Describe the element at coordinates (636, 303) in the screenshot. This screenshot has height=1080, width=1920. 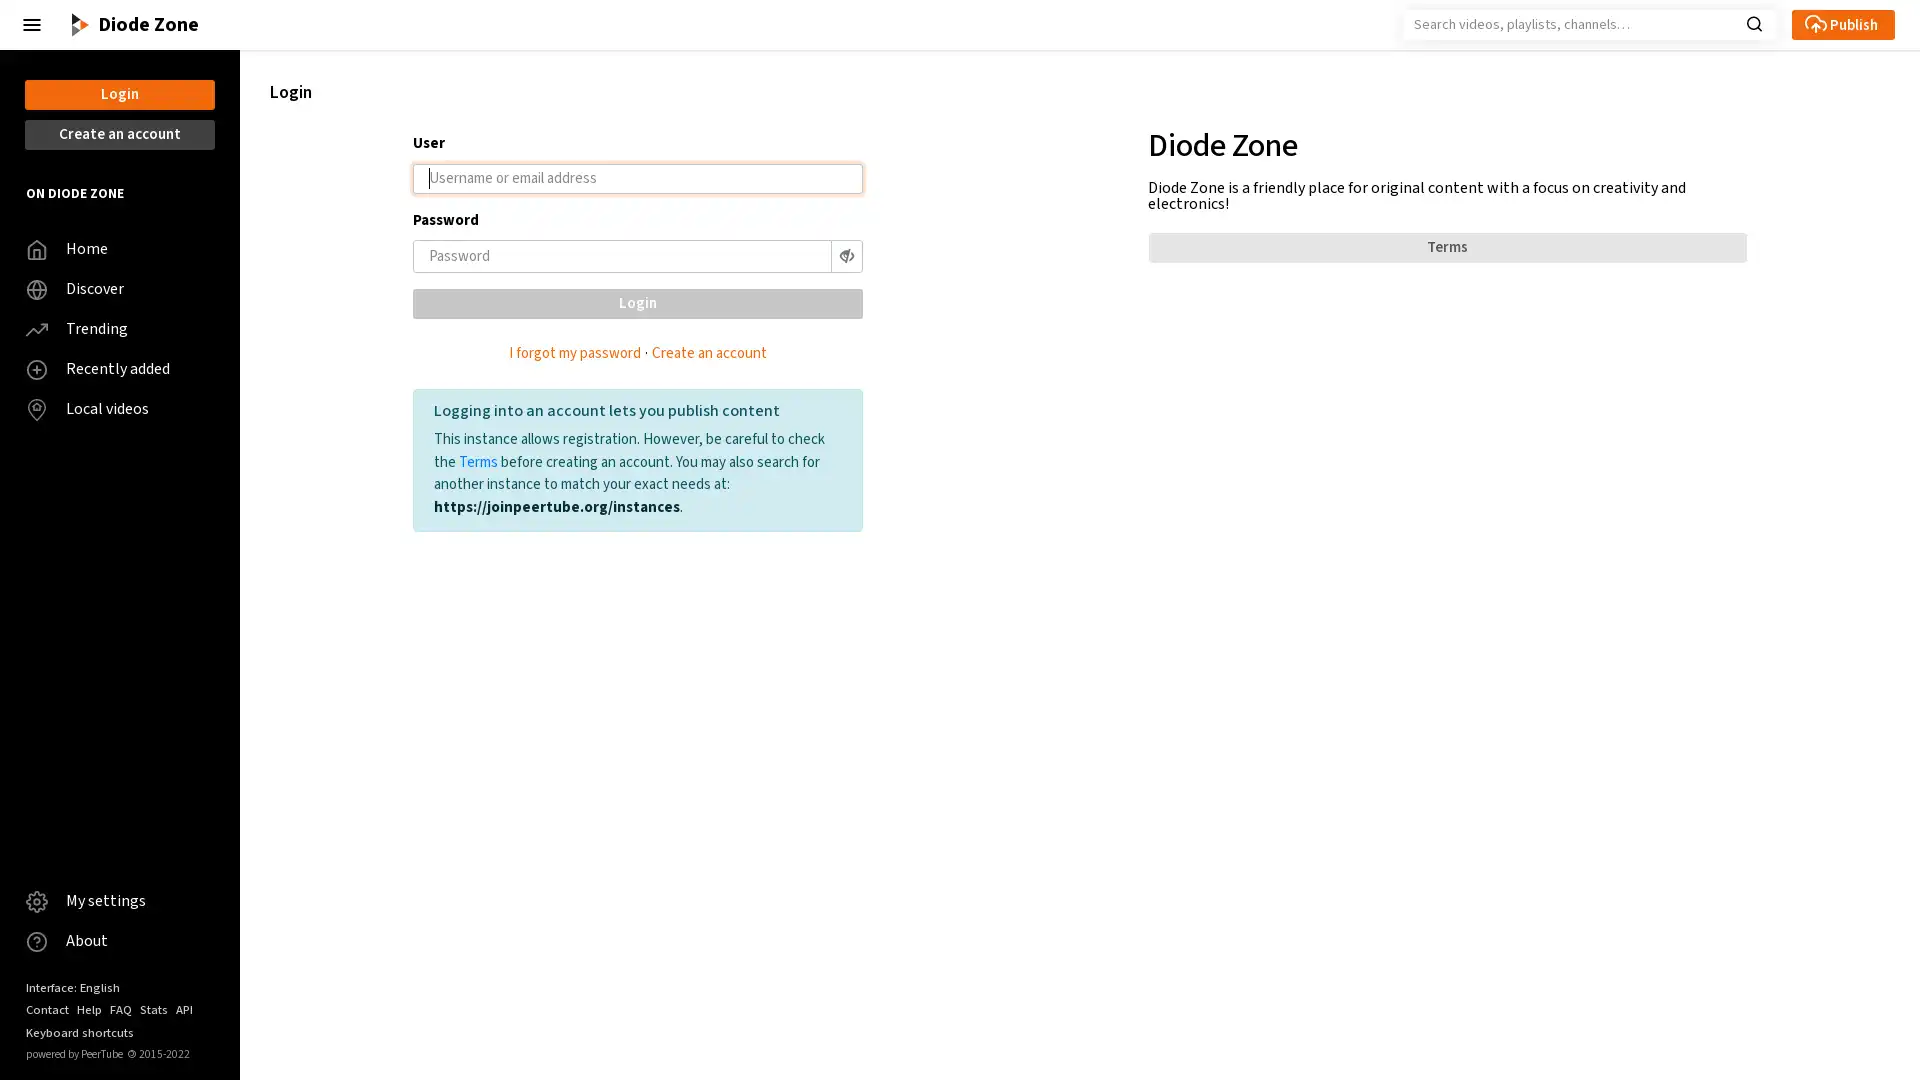
I see `Login` at that location.